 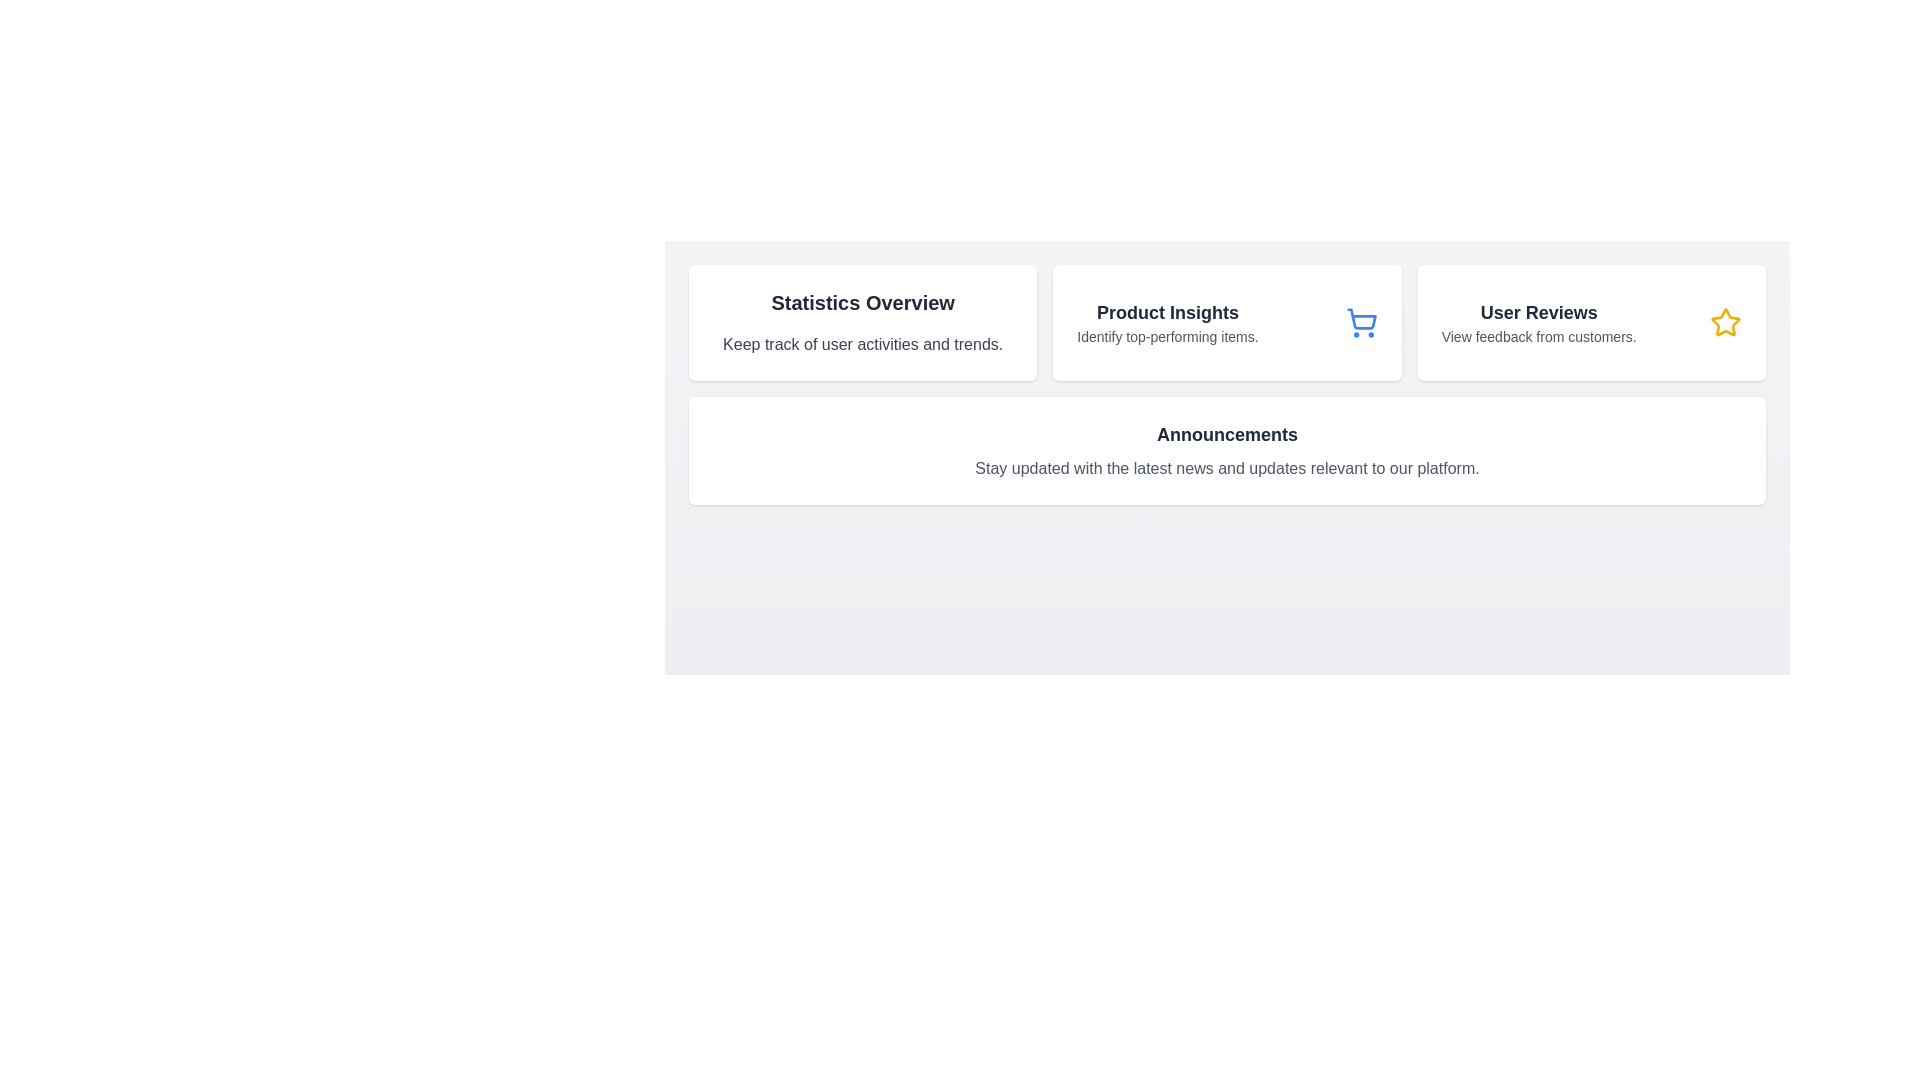 I want to click on information from the text block located in the top-right card of the grid layout, which provides details about accessing user reviews and their feedback, so click(x=1538, y=322).